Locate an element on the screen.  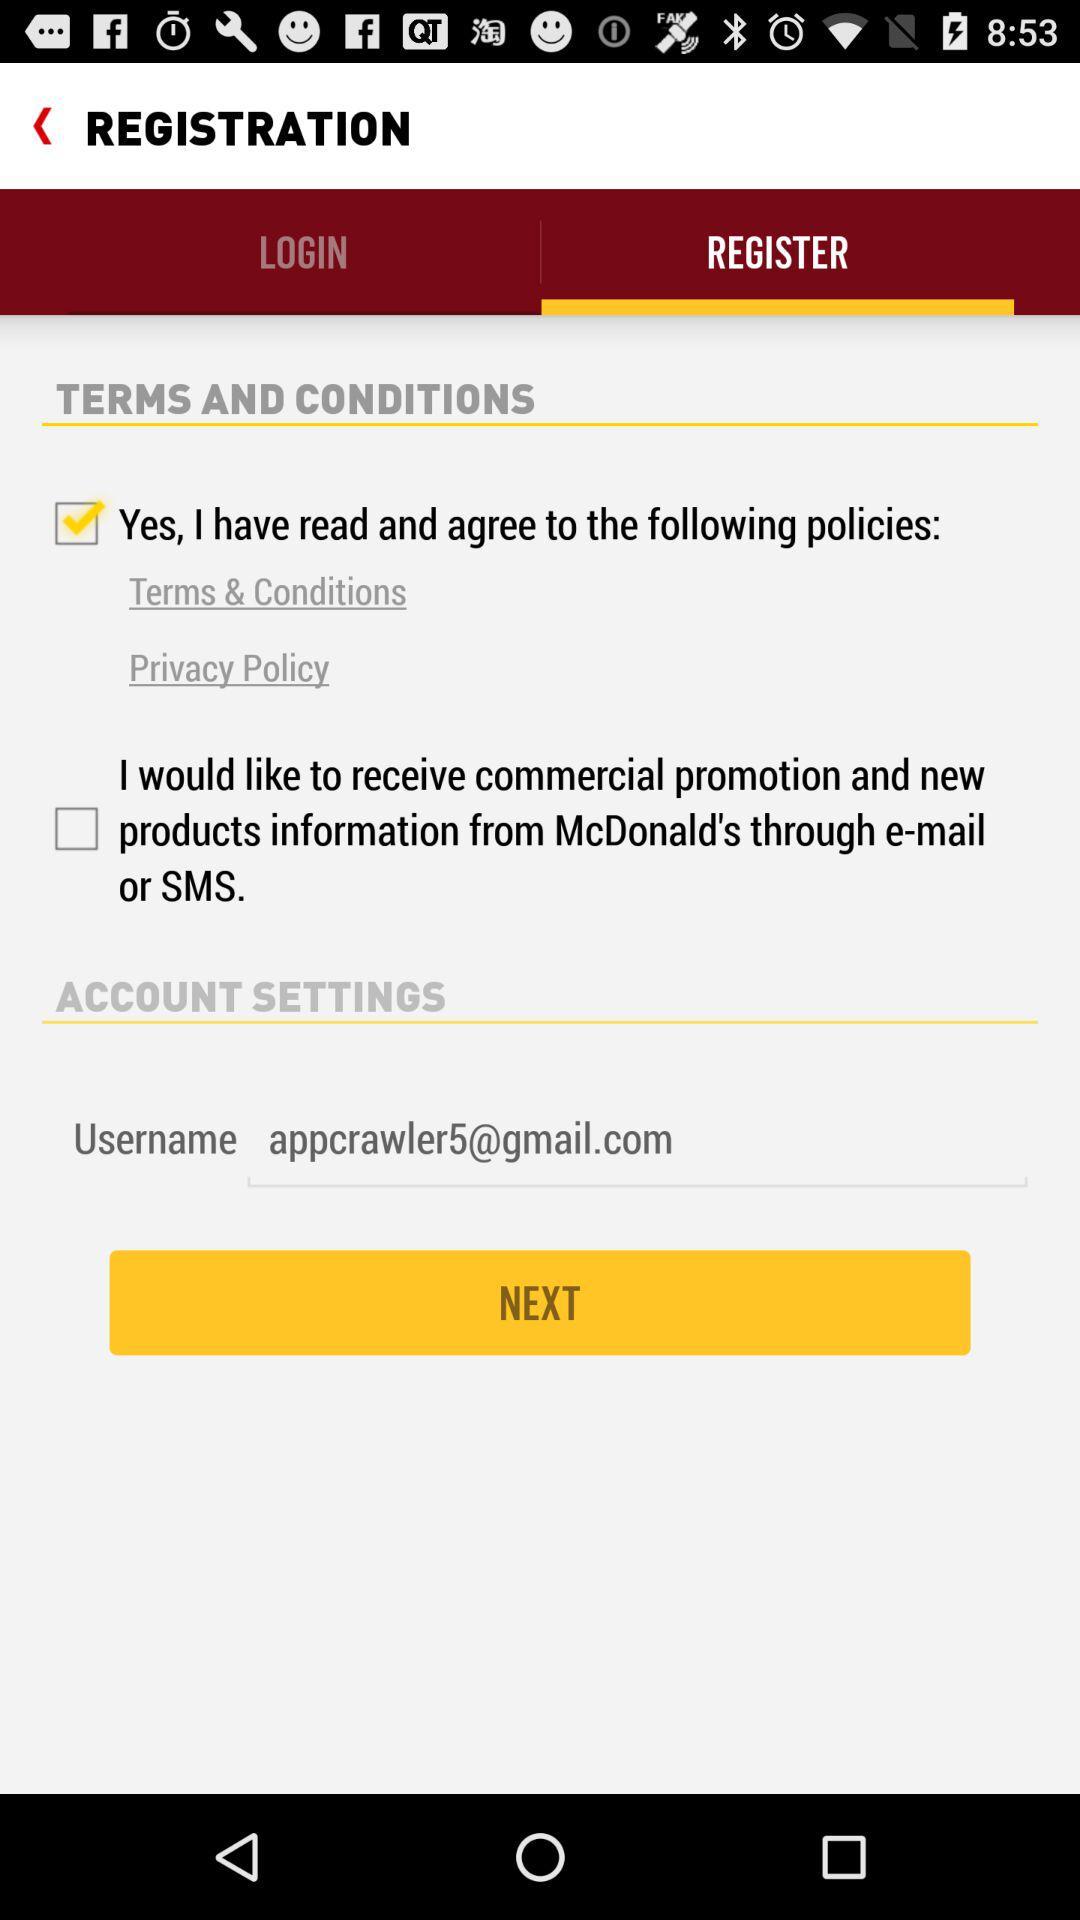
the icon above the i would like icon is located at coordinates (228, 666).